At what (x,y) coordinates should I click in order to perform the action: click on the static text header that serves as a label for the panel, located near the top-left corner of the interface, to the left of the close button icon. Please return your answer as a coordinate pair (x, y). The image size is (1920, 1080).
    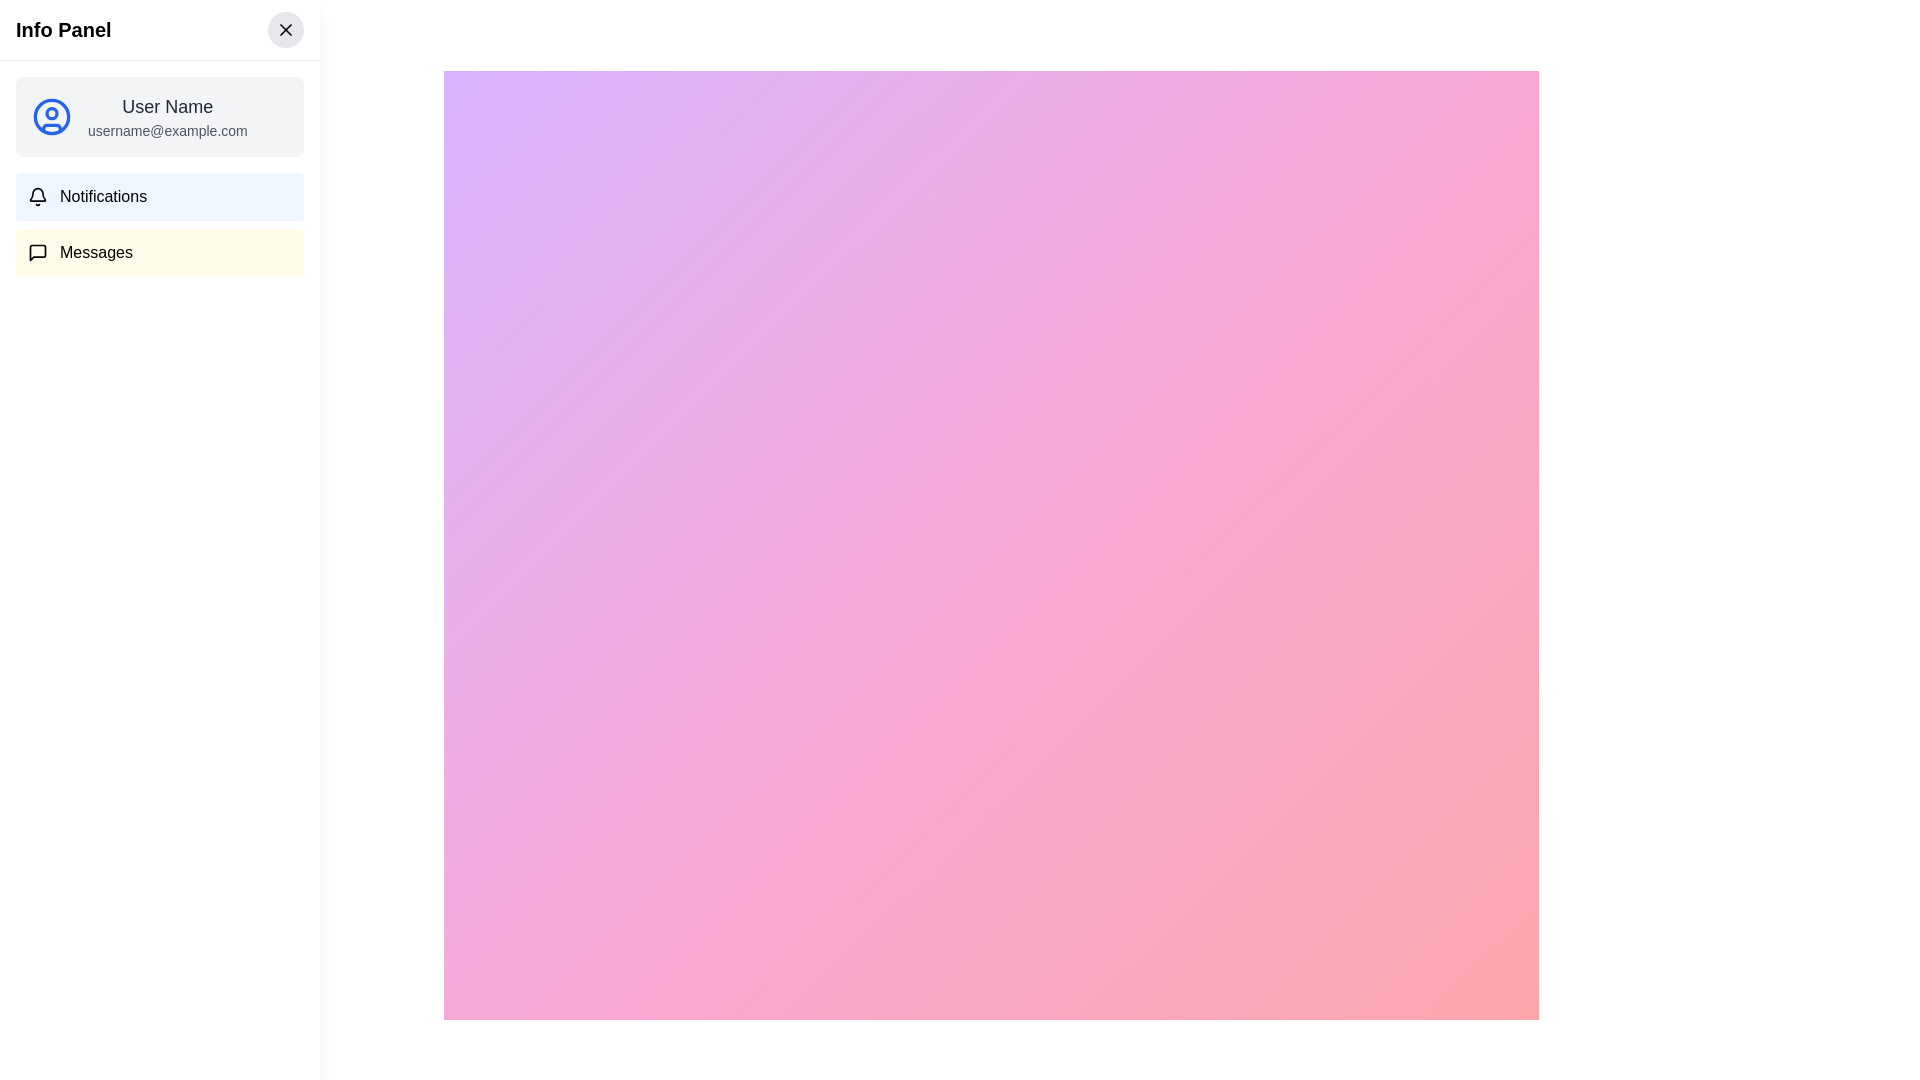
    Looking at the image, I should click on (63, 30).